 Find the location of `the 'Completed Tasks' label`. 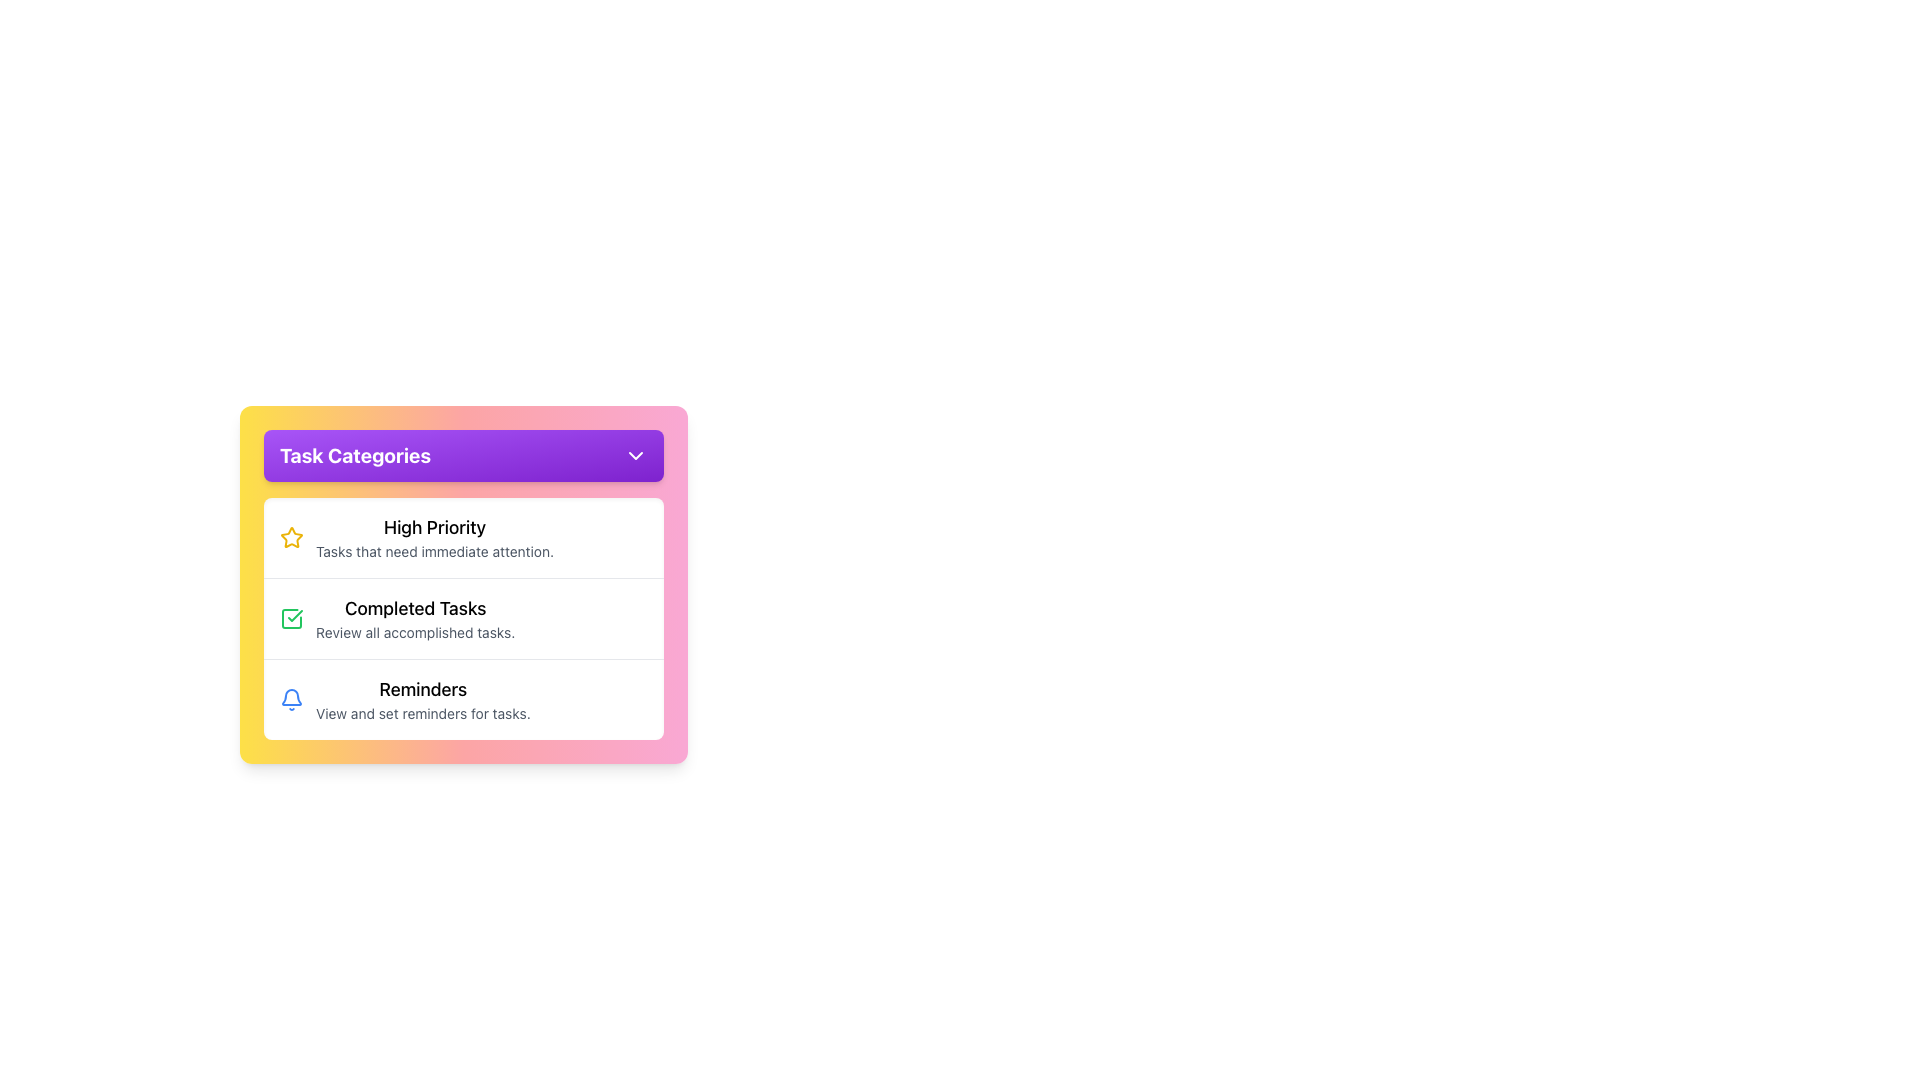

the 'Completed Tasks' label is located at coordinates (414, 608).